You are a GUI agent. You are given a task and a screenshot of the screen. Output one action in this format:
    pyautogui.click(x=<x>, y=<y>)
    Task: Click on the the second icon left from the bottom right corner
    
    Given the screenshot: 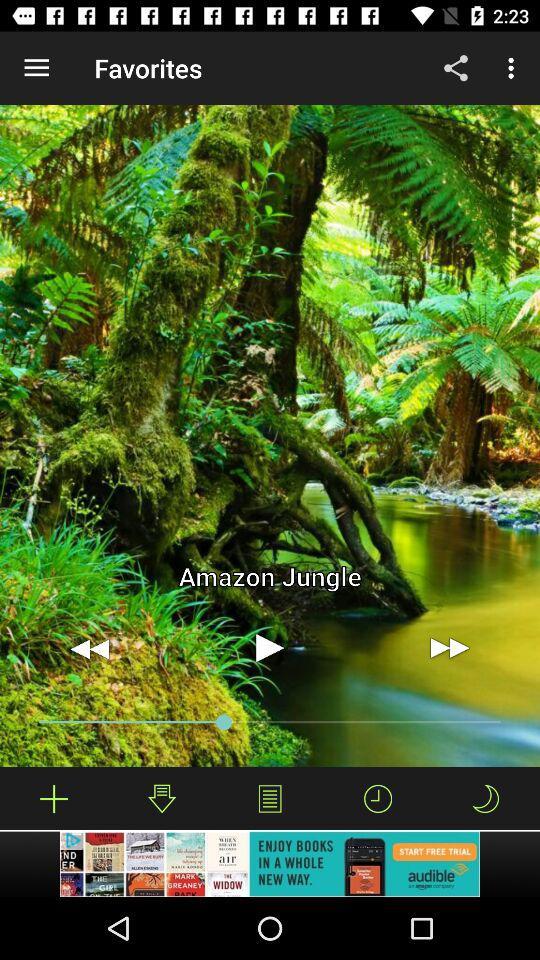 What is the action you would take?
    pyautogui.click(x=378, y=798)
    